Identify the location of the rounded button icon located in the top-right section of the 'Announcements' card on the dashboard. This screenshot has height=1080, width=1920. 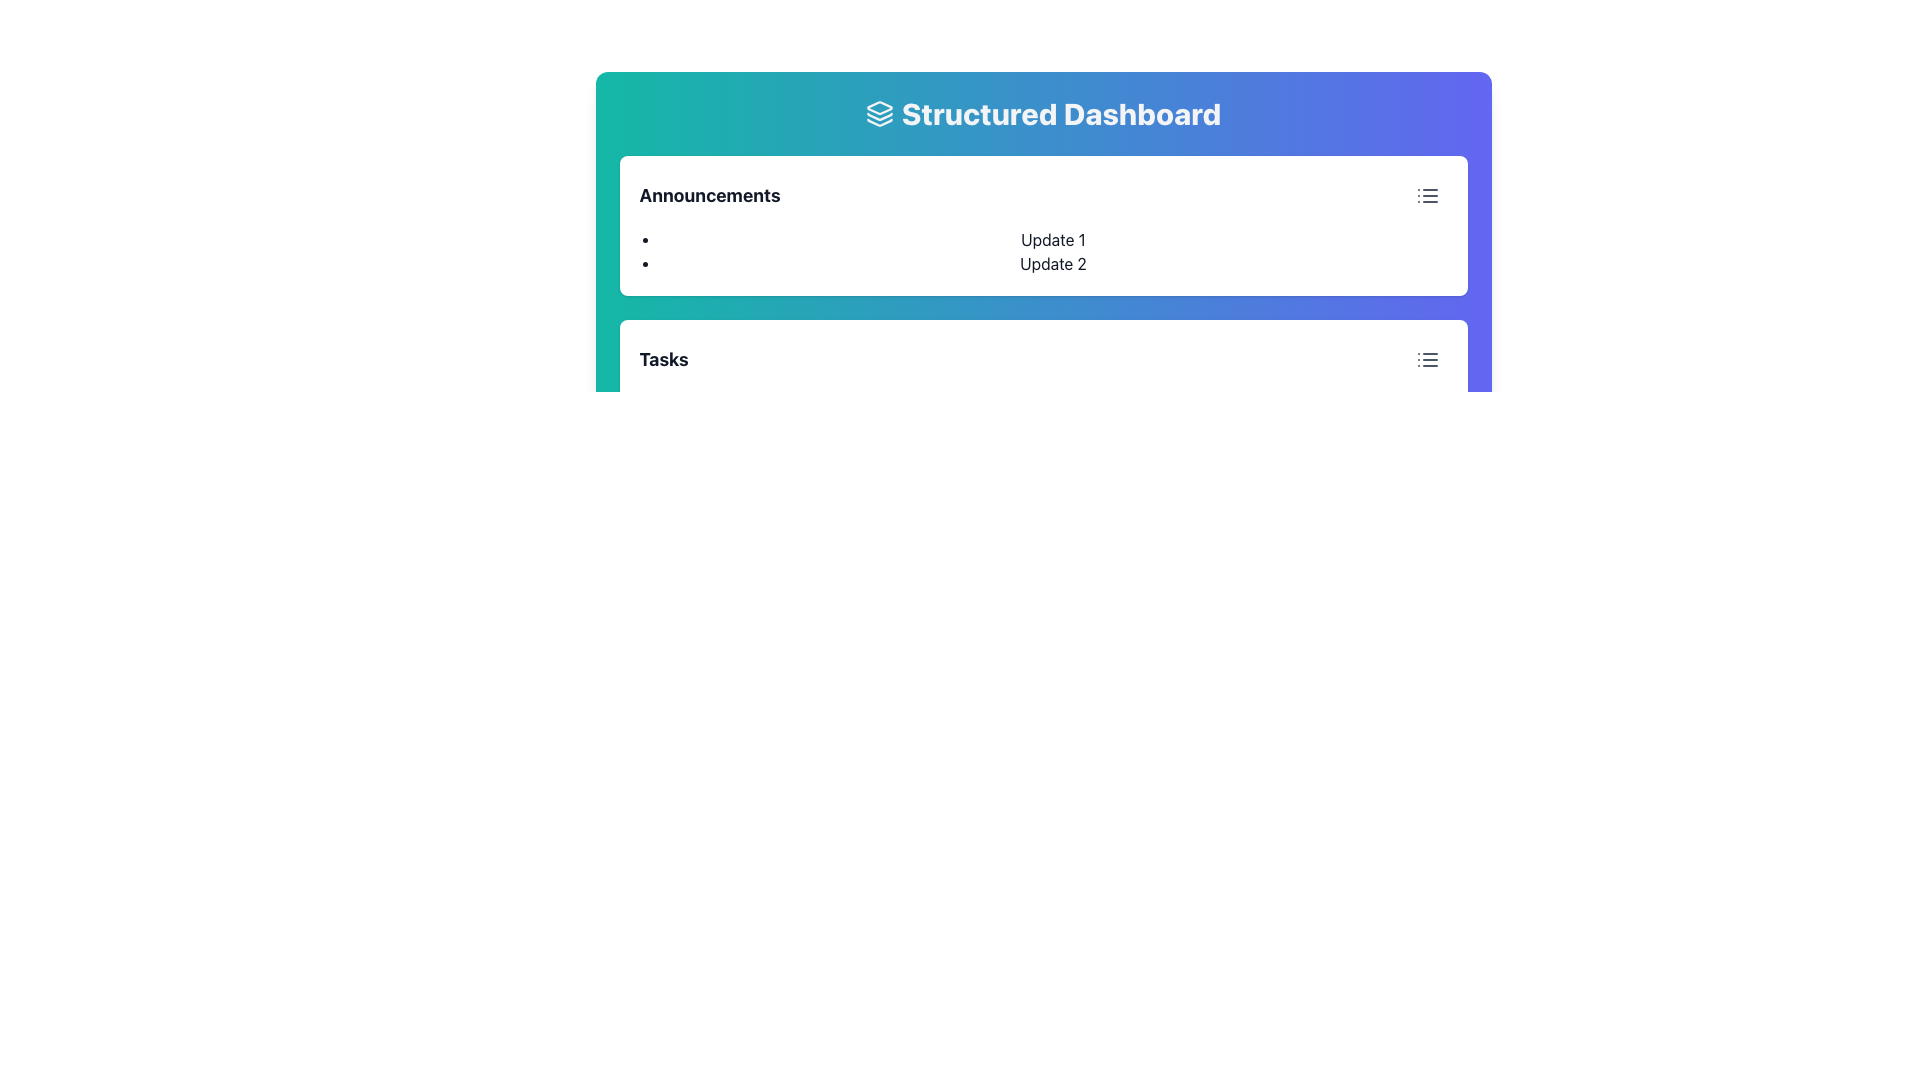
(1426, 358).